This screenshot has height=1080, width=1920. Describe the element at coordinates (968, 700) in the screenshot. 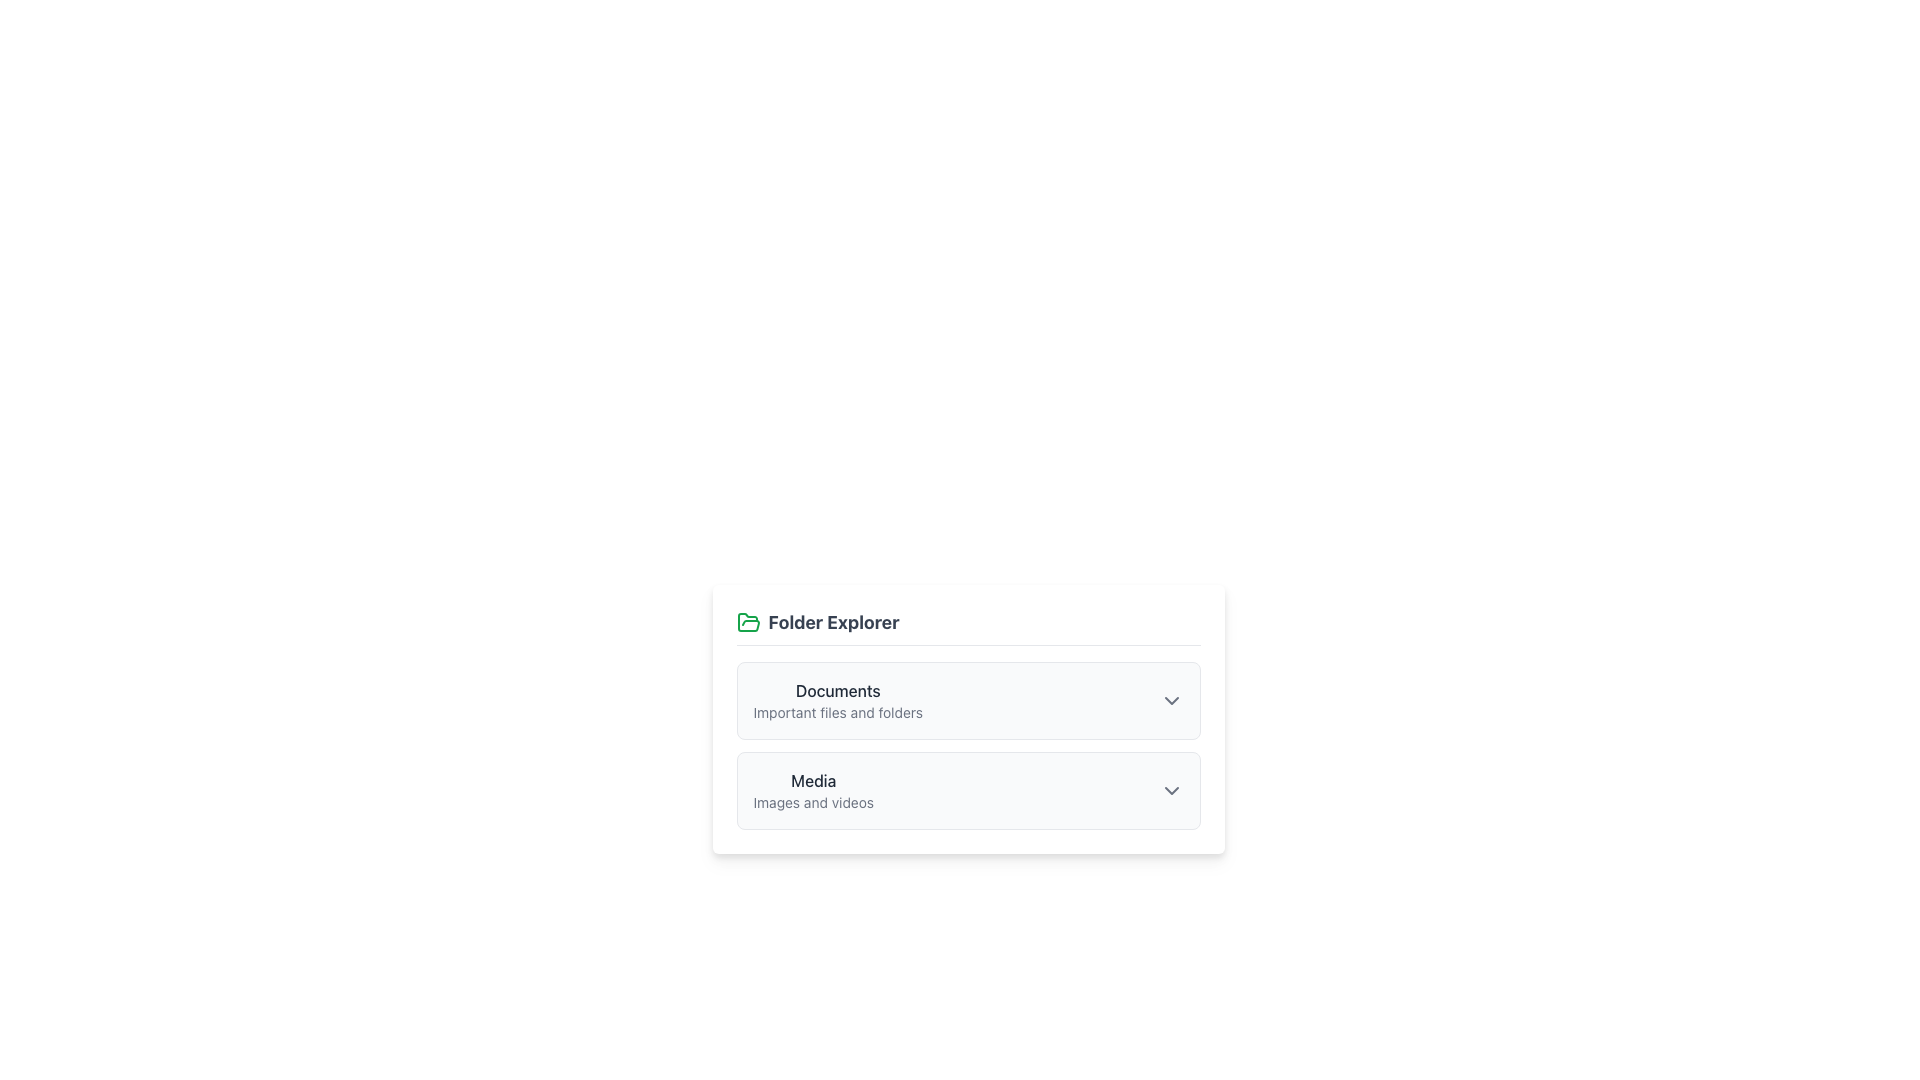

I see `the first selectable entry in the 'Documents' category within the 'Folder Explorer' section` at that location.